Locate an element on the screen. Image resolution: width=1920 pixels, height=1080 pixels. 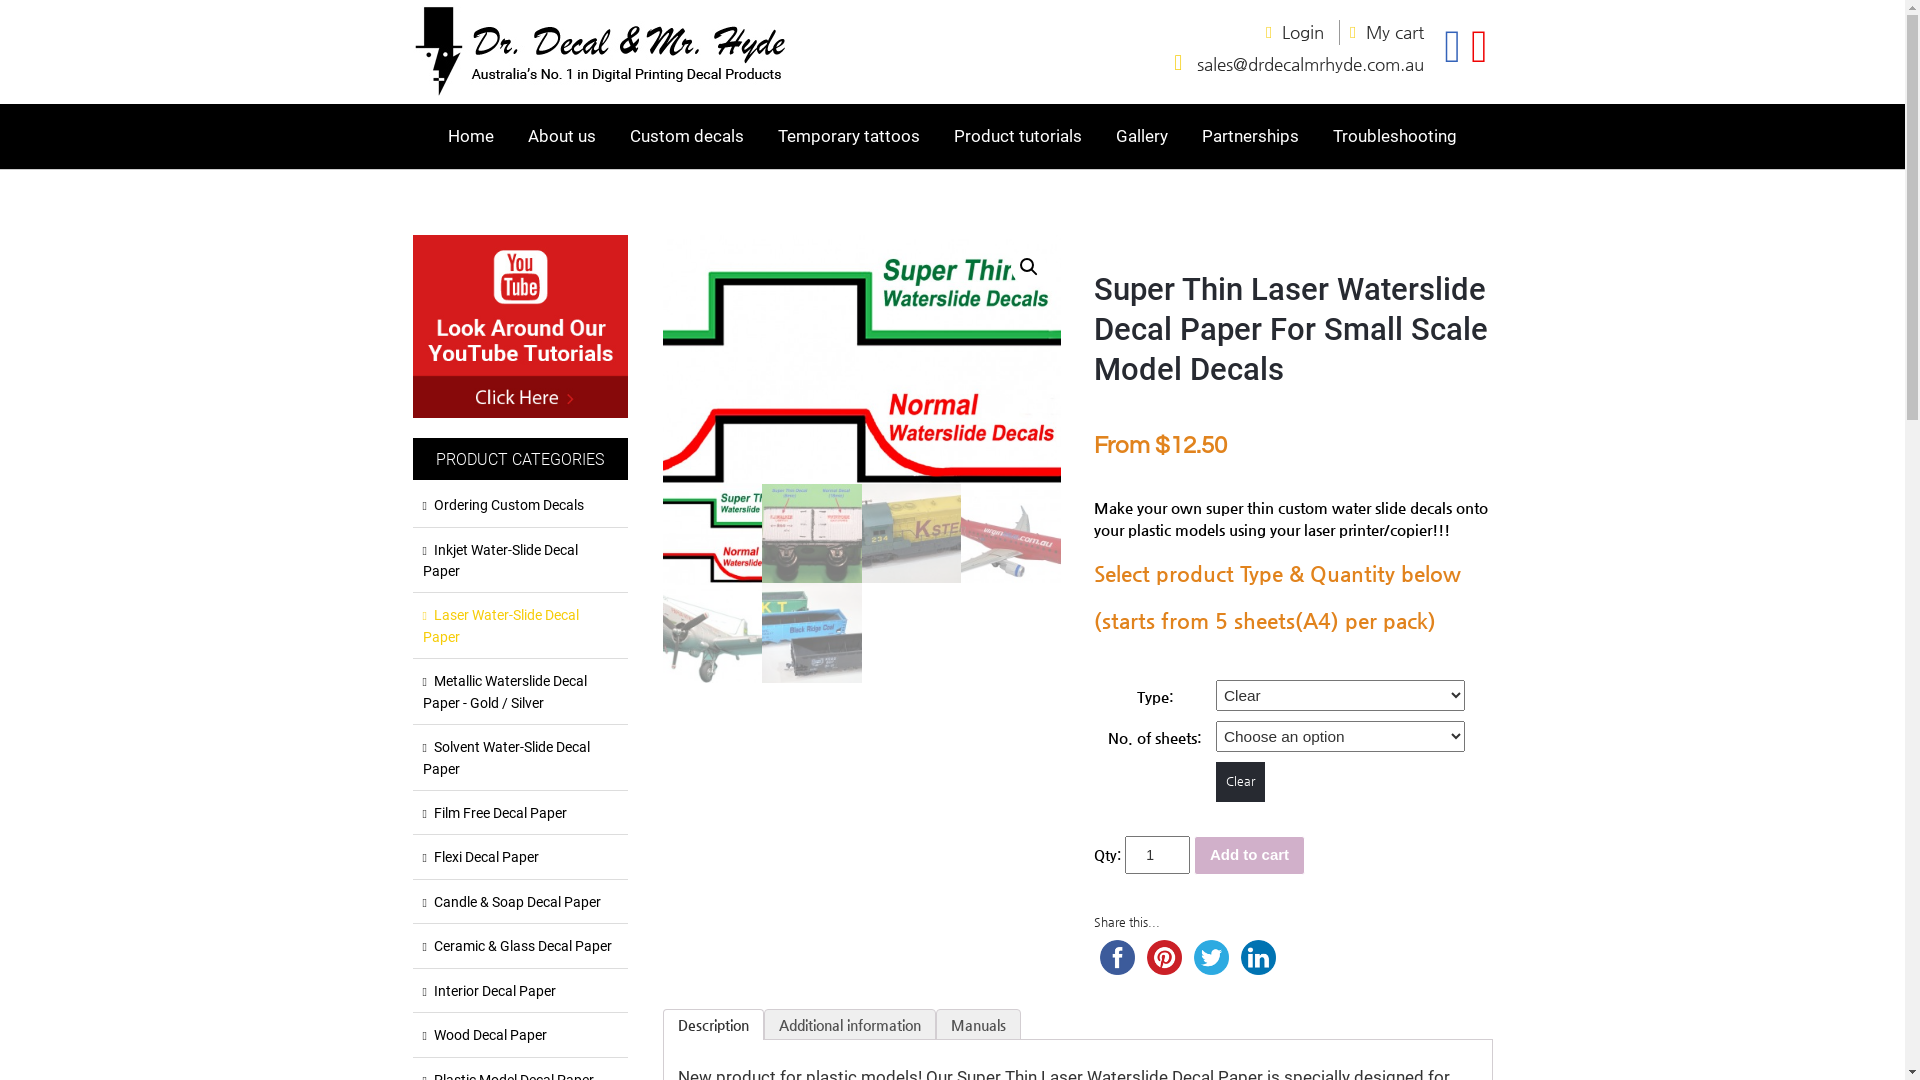
'Laser Water-Slide Decal Paper' is located at coordinates (519, 625).